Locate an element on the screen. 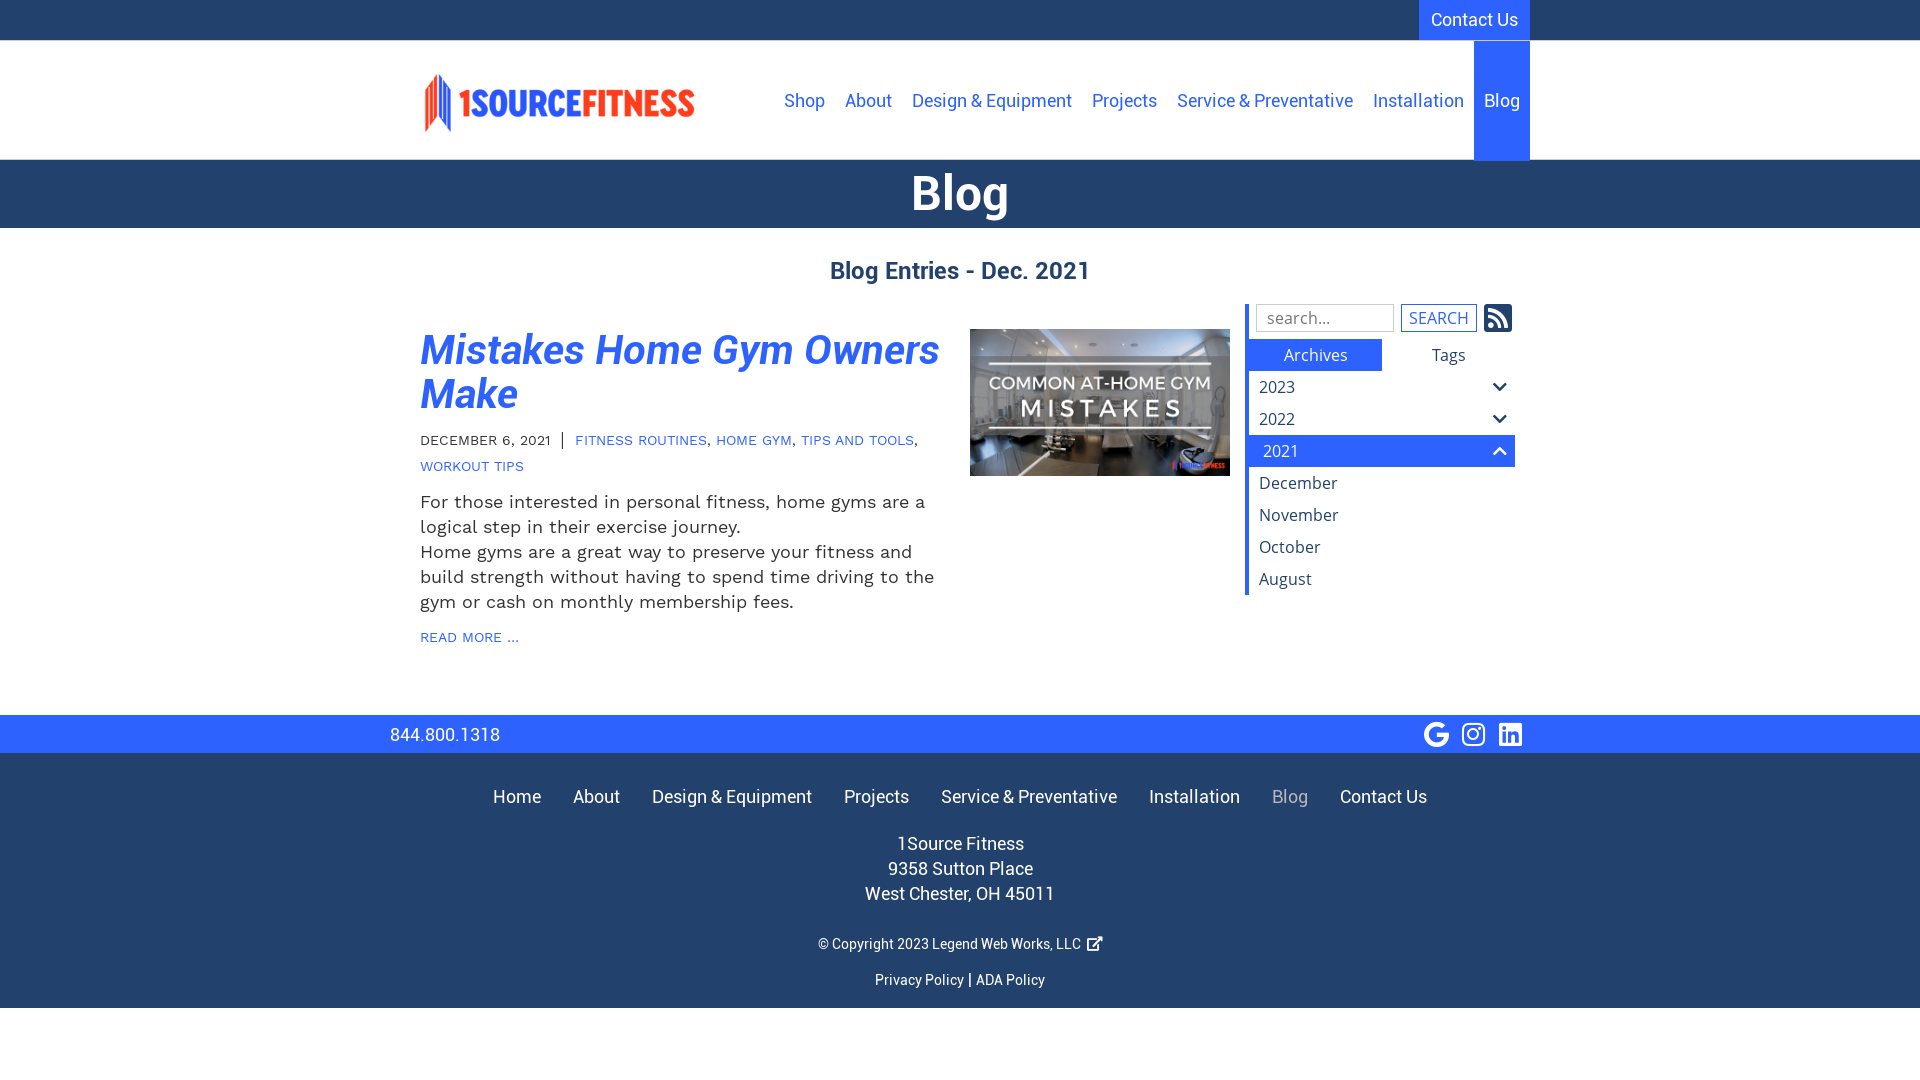 Image resolution: width=1920 pixels, height=1080 pixels. 'Legend Web Works, LLC ' is located at coordinates (1017, 944).